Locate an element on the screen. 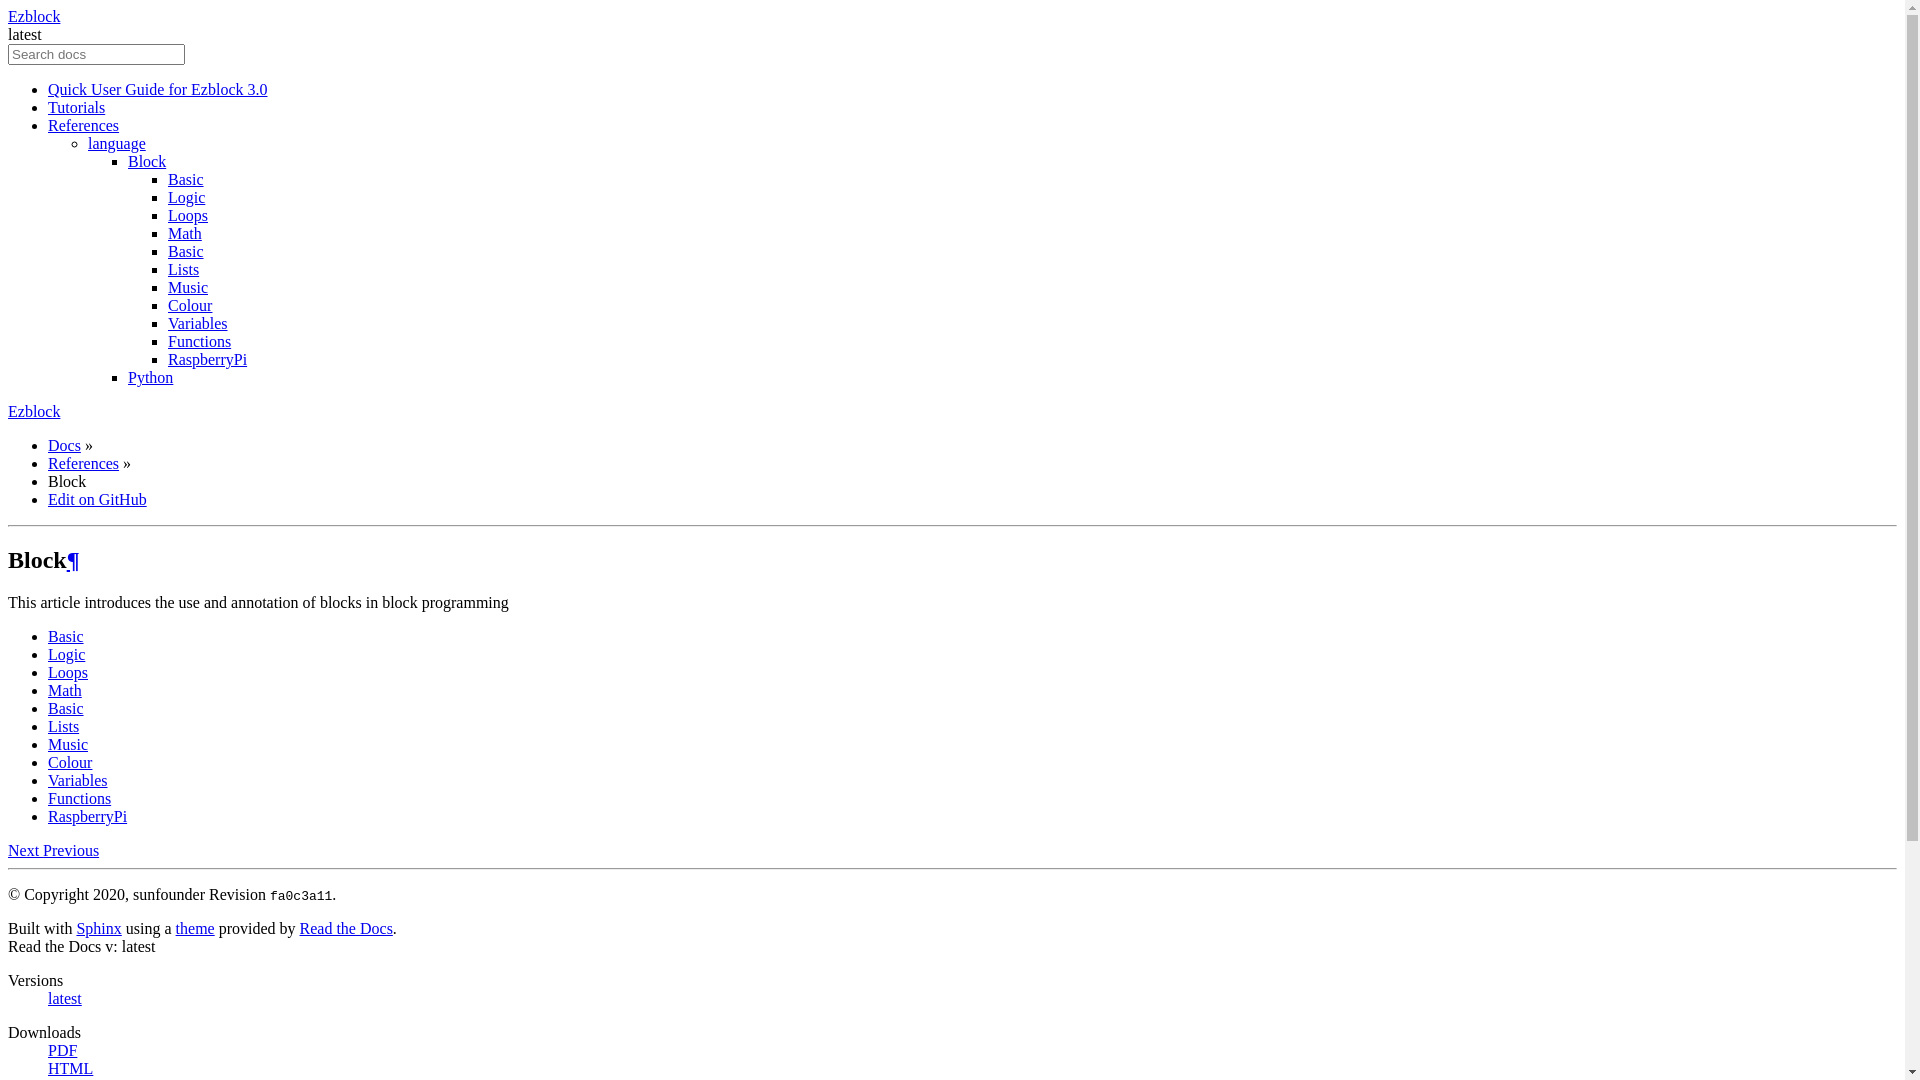  'Python' is located at coordinates (127, 377).